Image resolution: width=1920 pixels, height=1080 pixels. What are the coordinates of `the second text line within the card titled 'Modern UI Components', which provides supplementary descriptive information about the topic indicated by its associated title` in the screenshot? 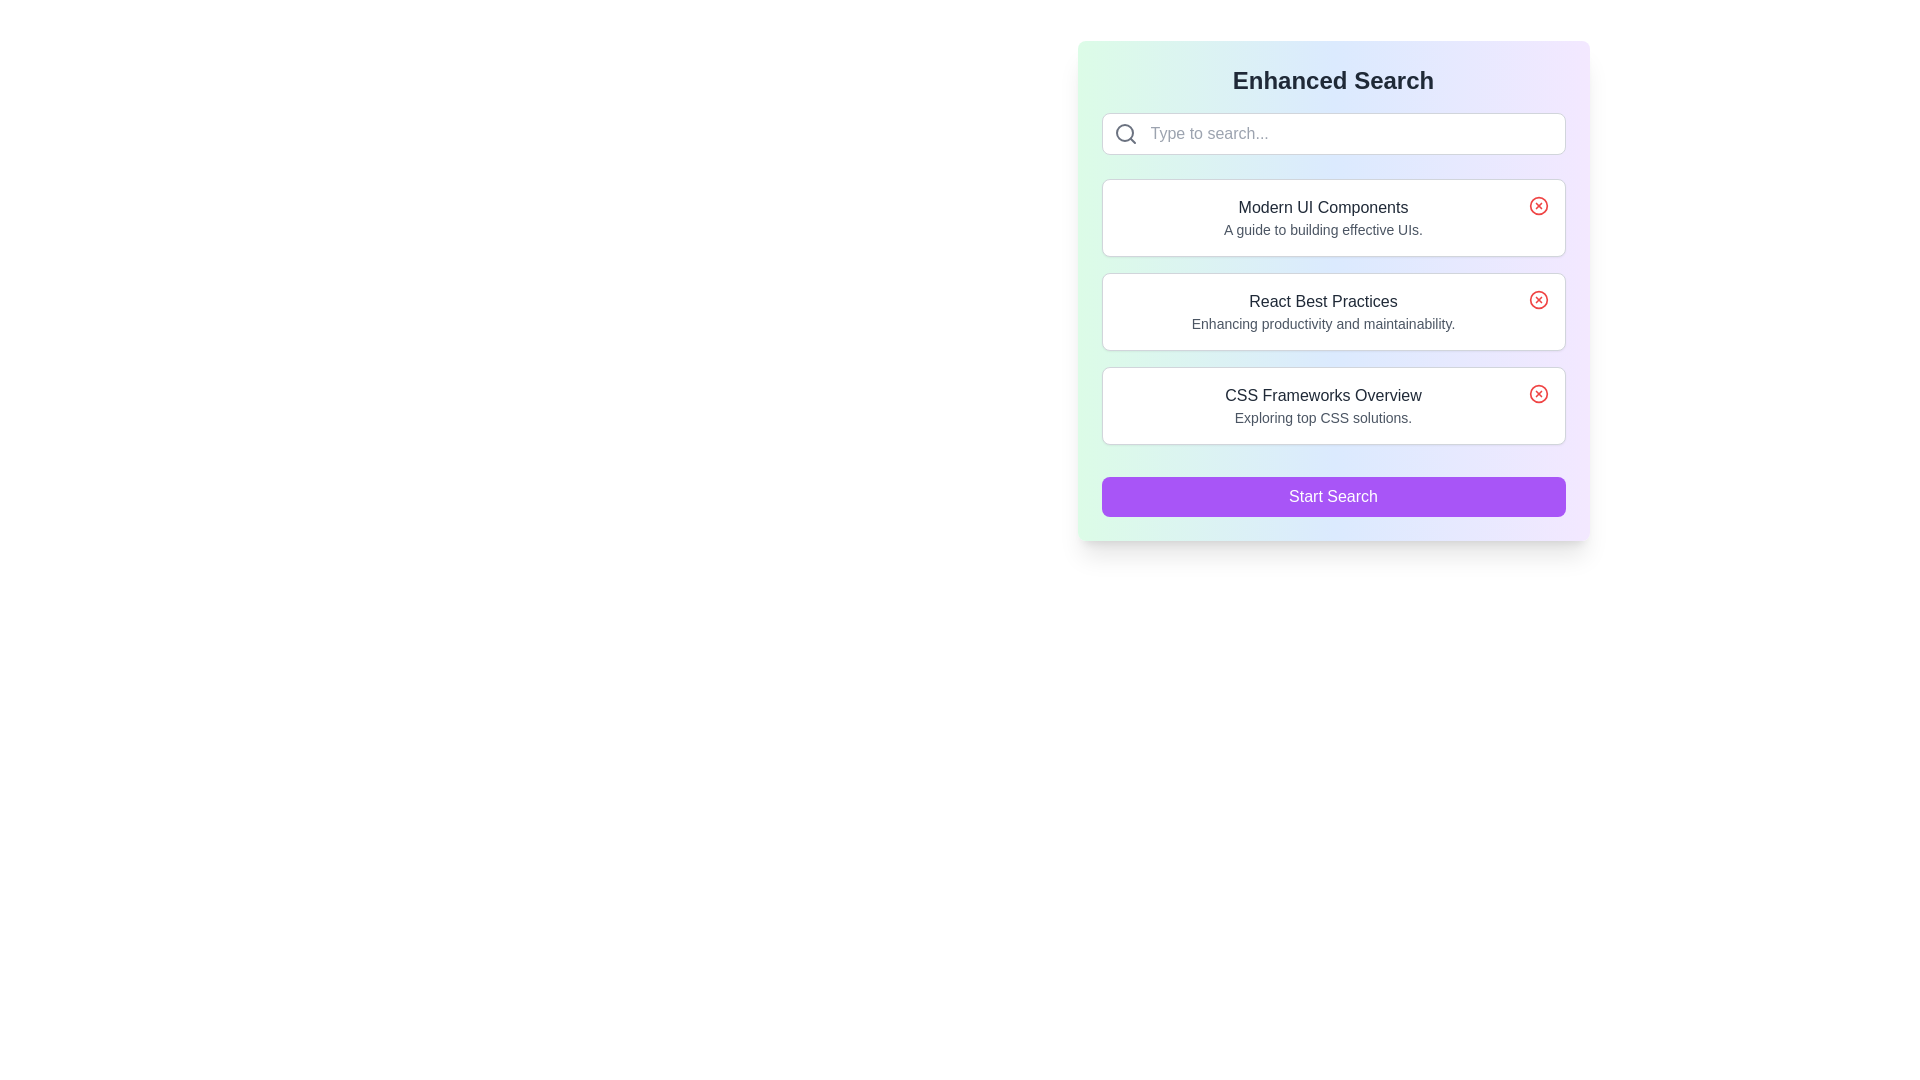 It's located at (1323, 229).